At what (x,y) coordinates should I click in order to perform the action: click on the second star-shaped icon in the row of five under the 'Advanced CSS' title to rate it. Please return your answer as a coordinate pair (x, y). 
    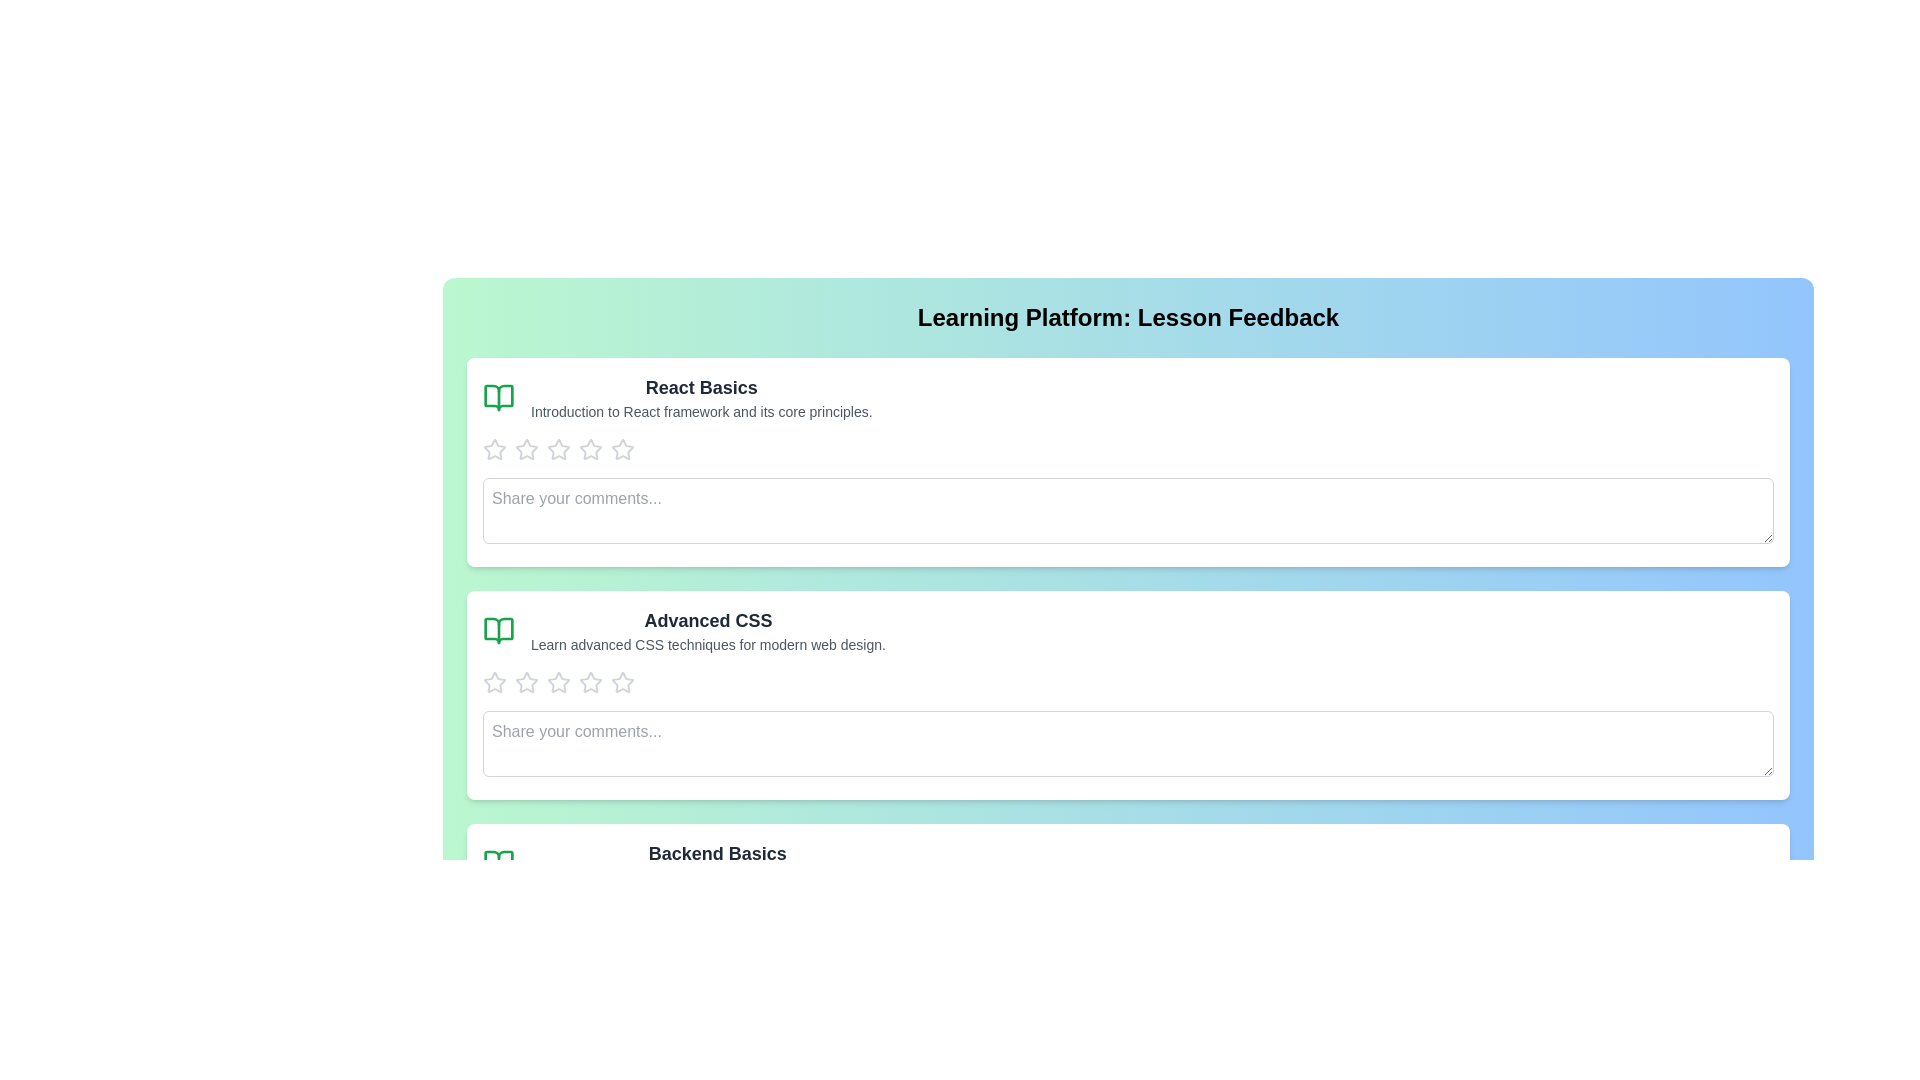
    Looking at the image, I should click on (558, 681).